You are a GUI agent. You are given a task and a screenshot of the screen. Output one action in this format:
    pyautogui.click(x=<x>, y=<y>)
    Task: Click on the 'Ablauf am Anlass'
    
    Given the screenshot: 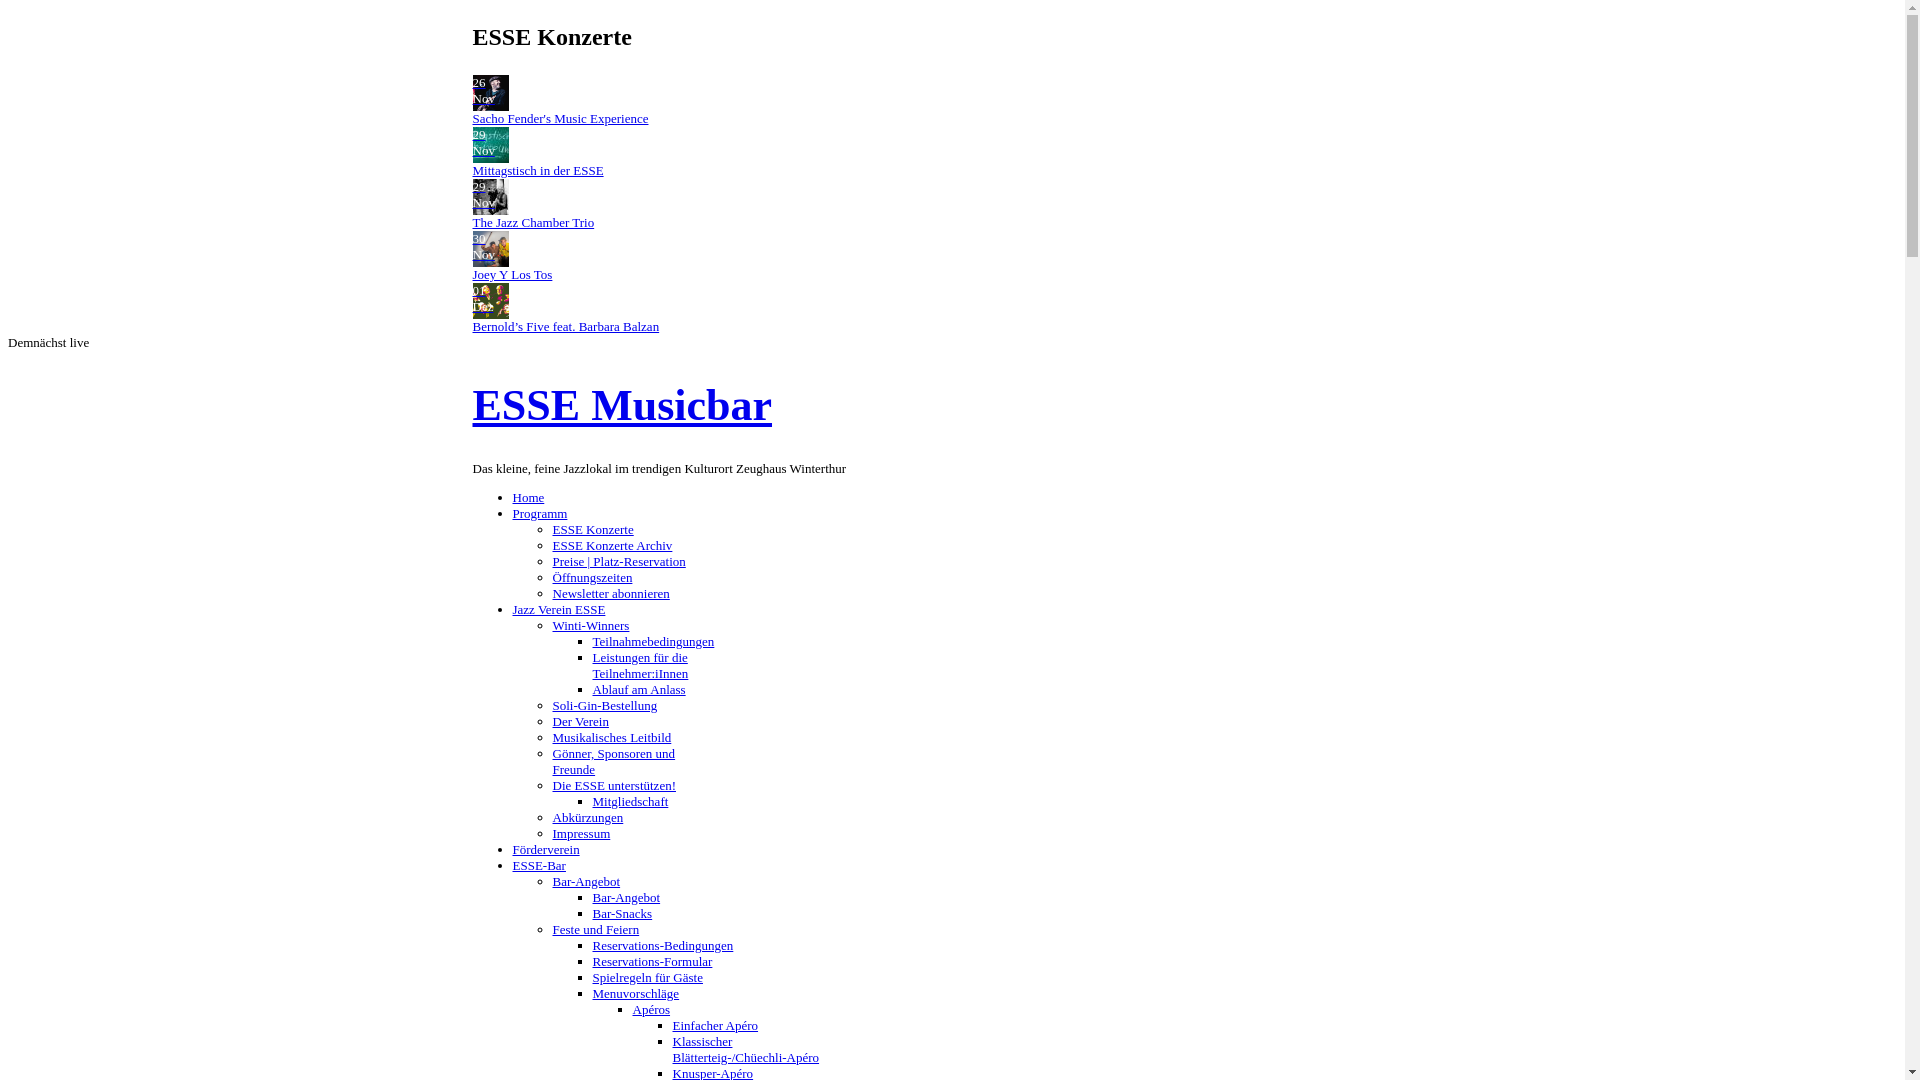 What is the action you would take?
    pyautogui.click(x=637, y=688)
    